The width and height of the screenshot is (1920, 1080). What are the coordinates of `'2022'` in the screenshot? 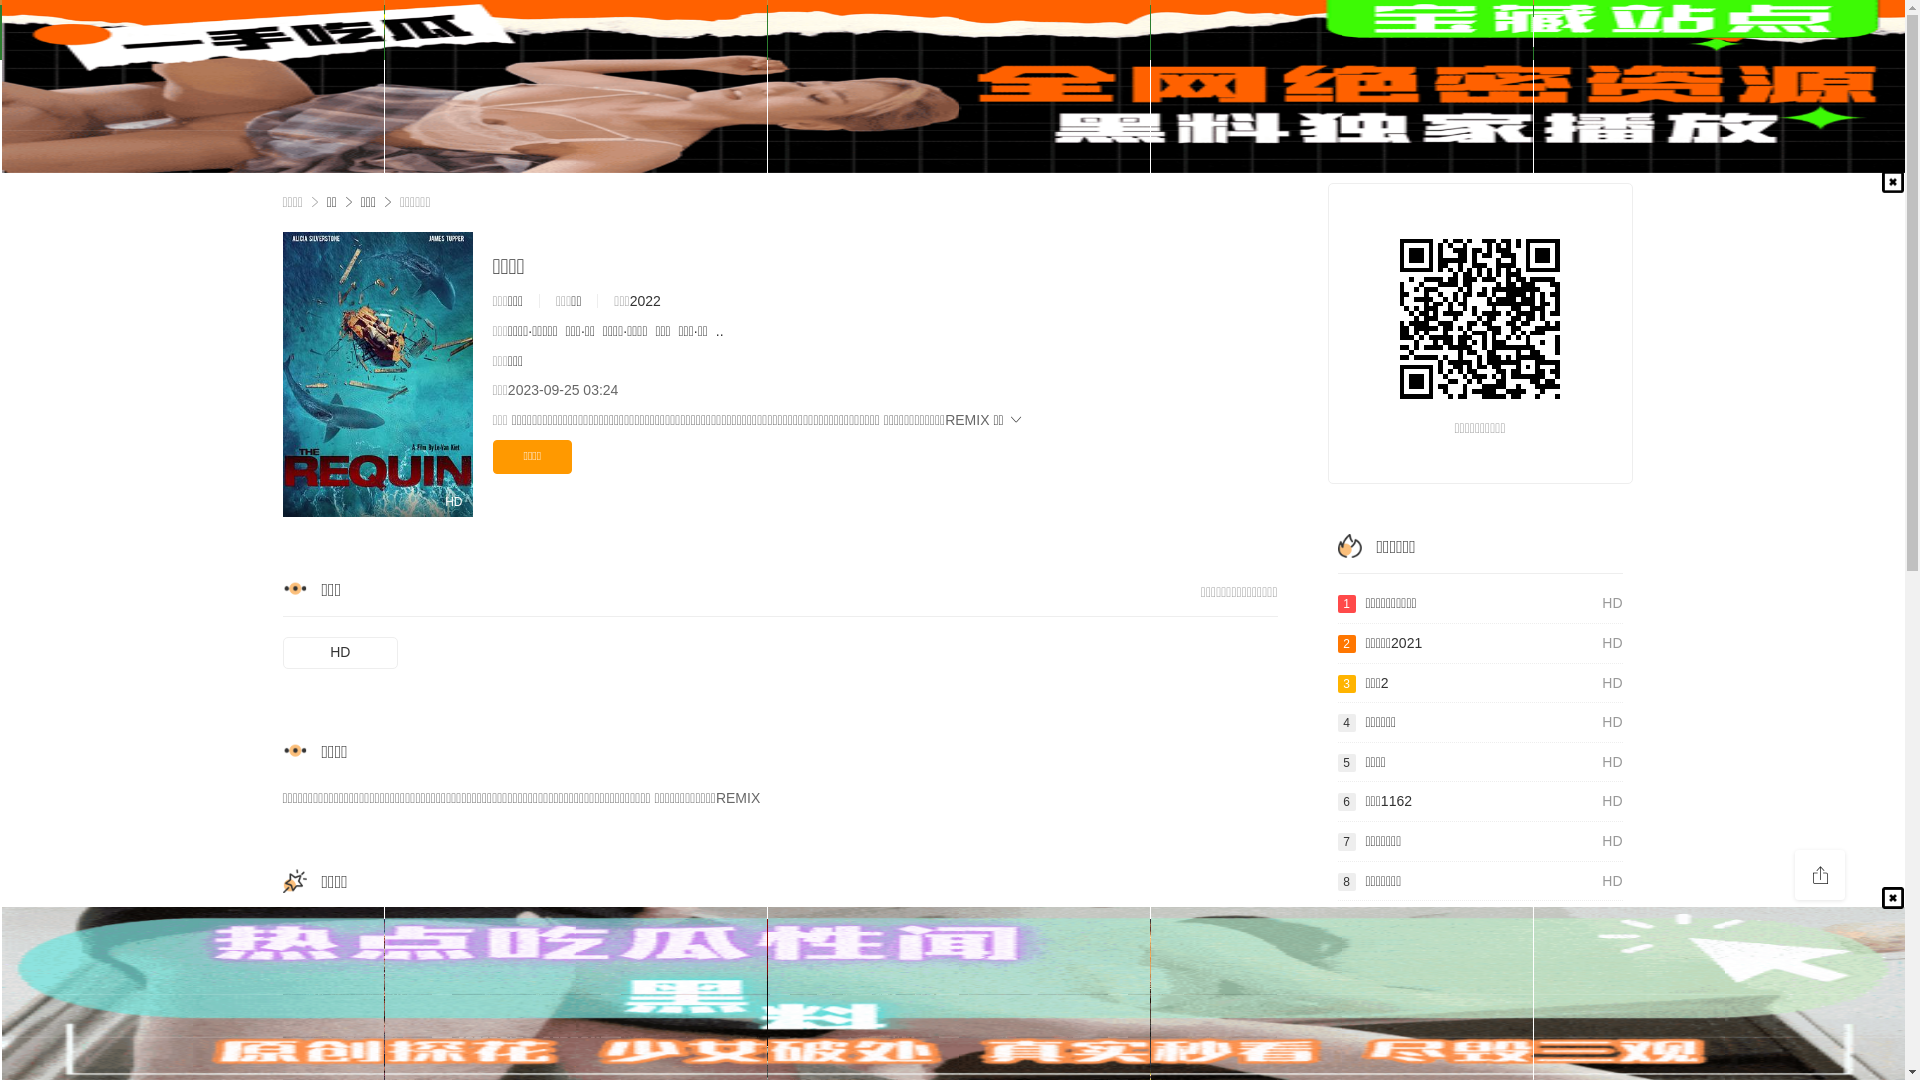 It's located at (645, 300).